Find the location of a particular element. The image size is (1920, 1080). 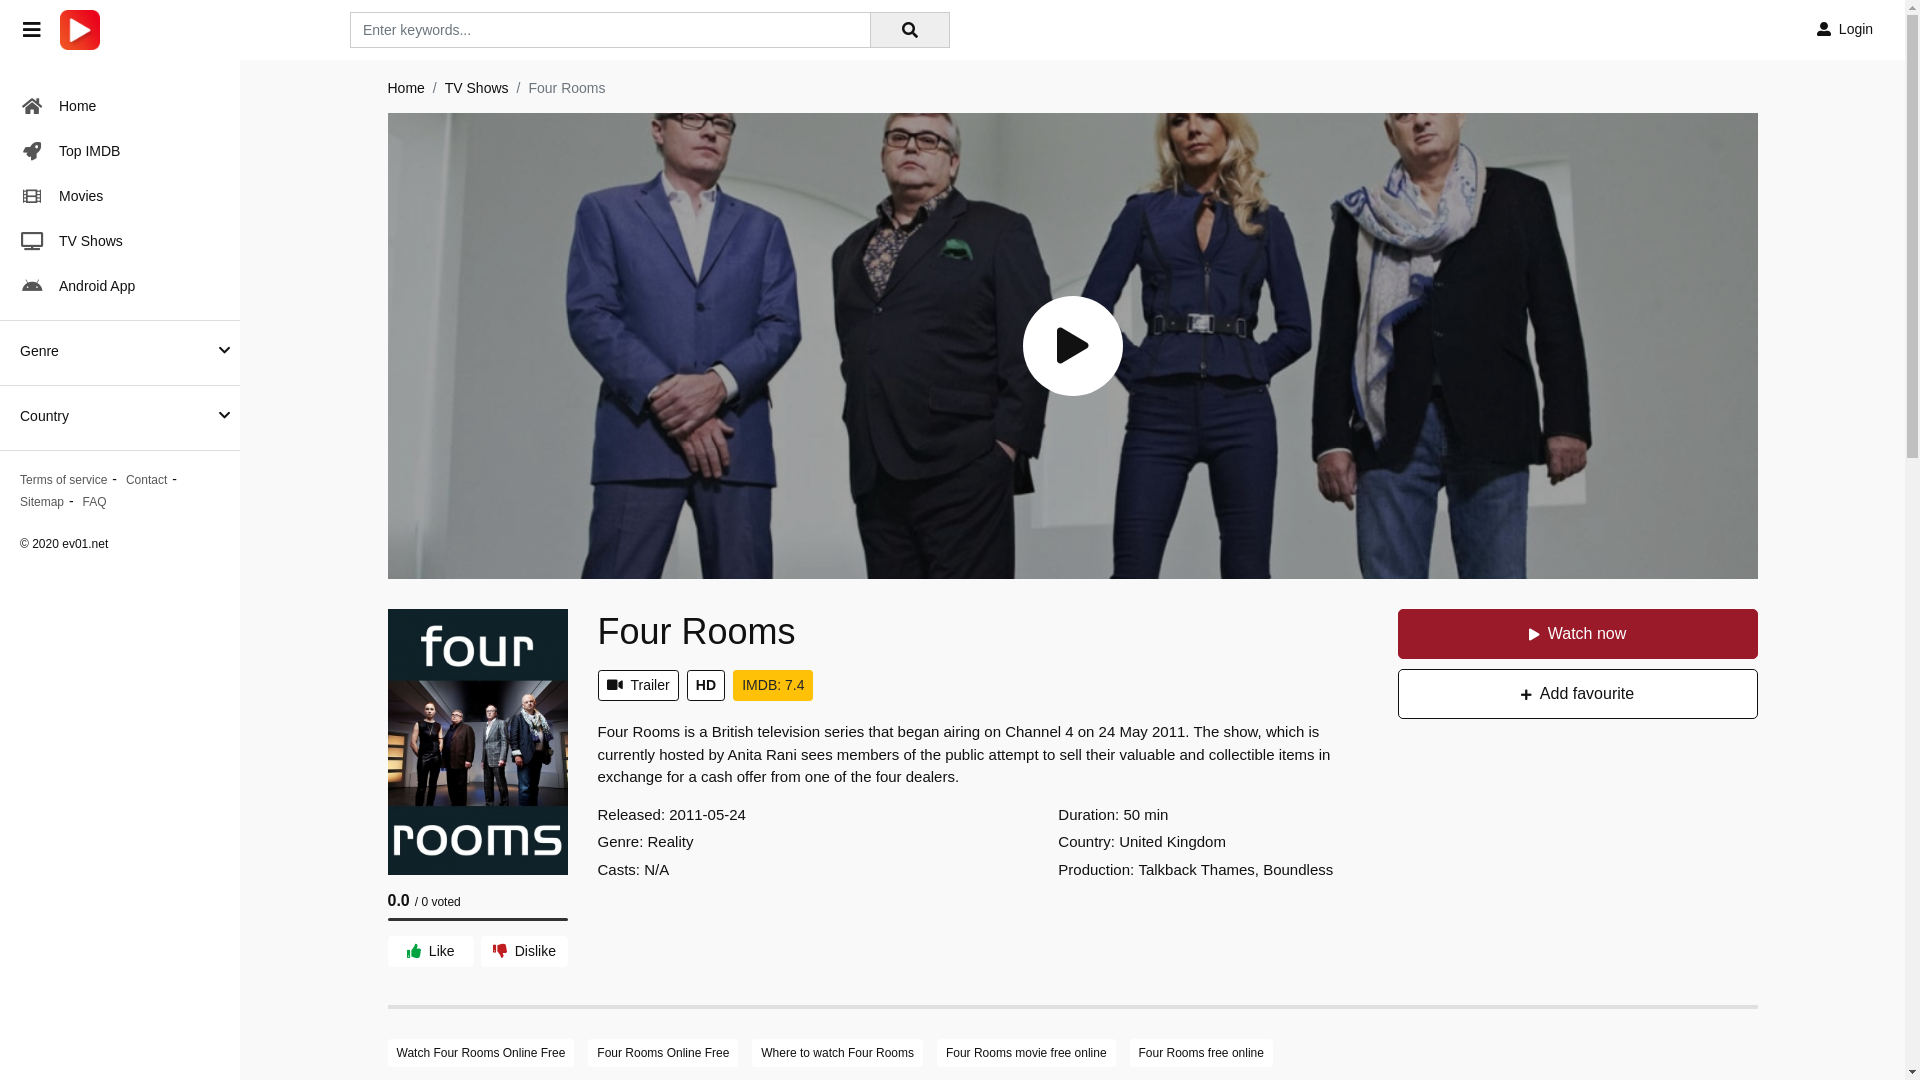

'TV Shows' is located at coordinates (475, 87).